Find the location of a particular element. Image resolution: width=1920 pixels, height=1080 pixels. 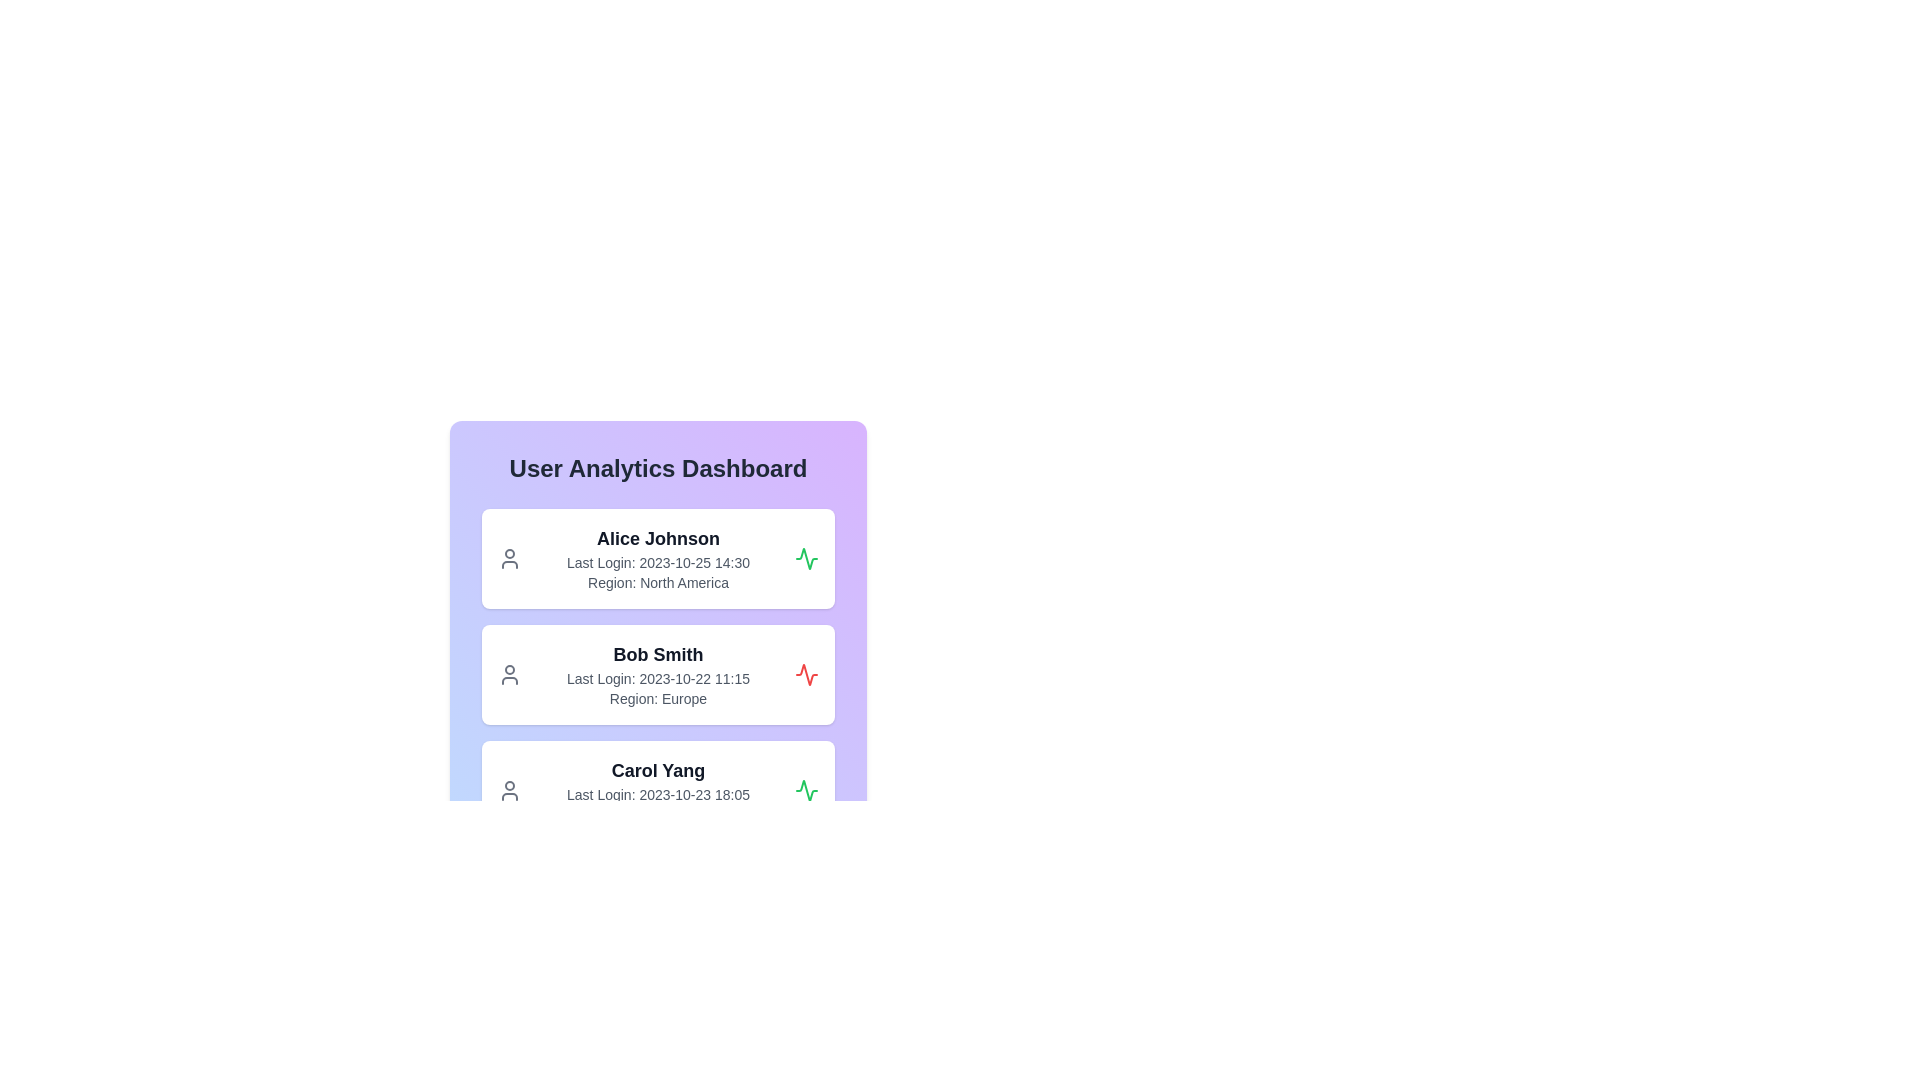

the Information display text block, which presents user-specific information such as the user's name, last login time, and associated region. It is the third card in a vertical stack of similar cards is located at coordinates (658, 789).